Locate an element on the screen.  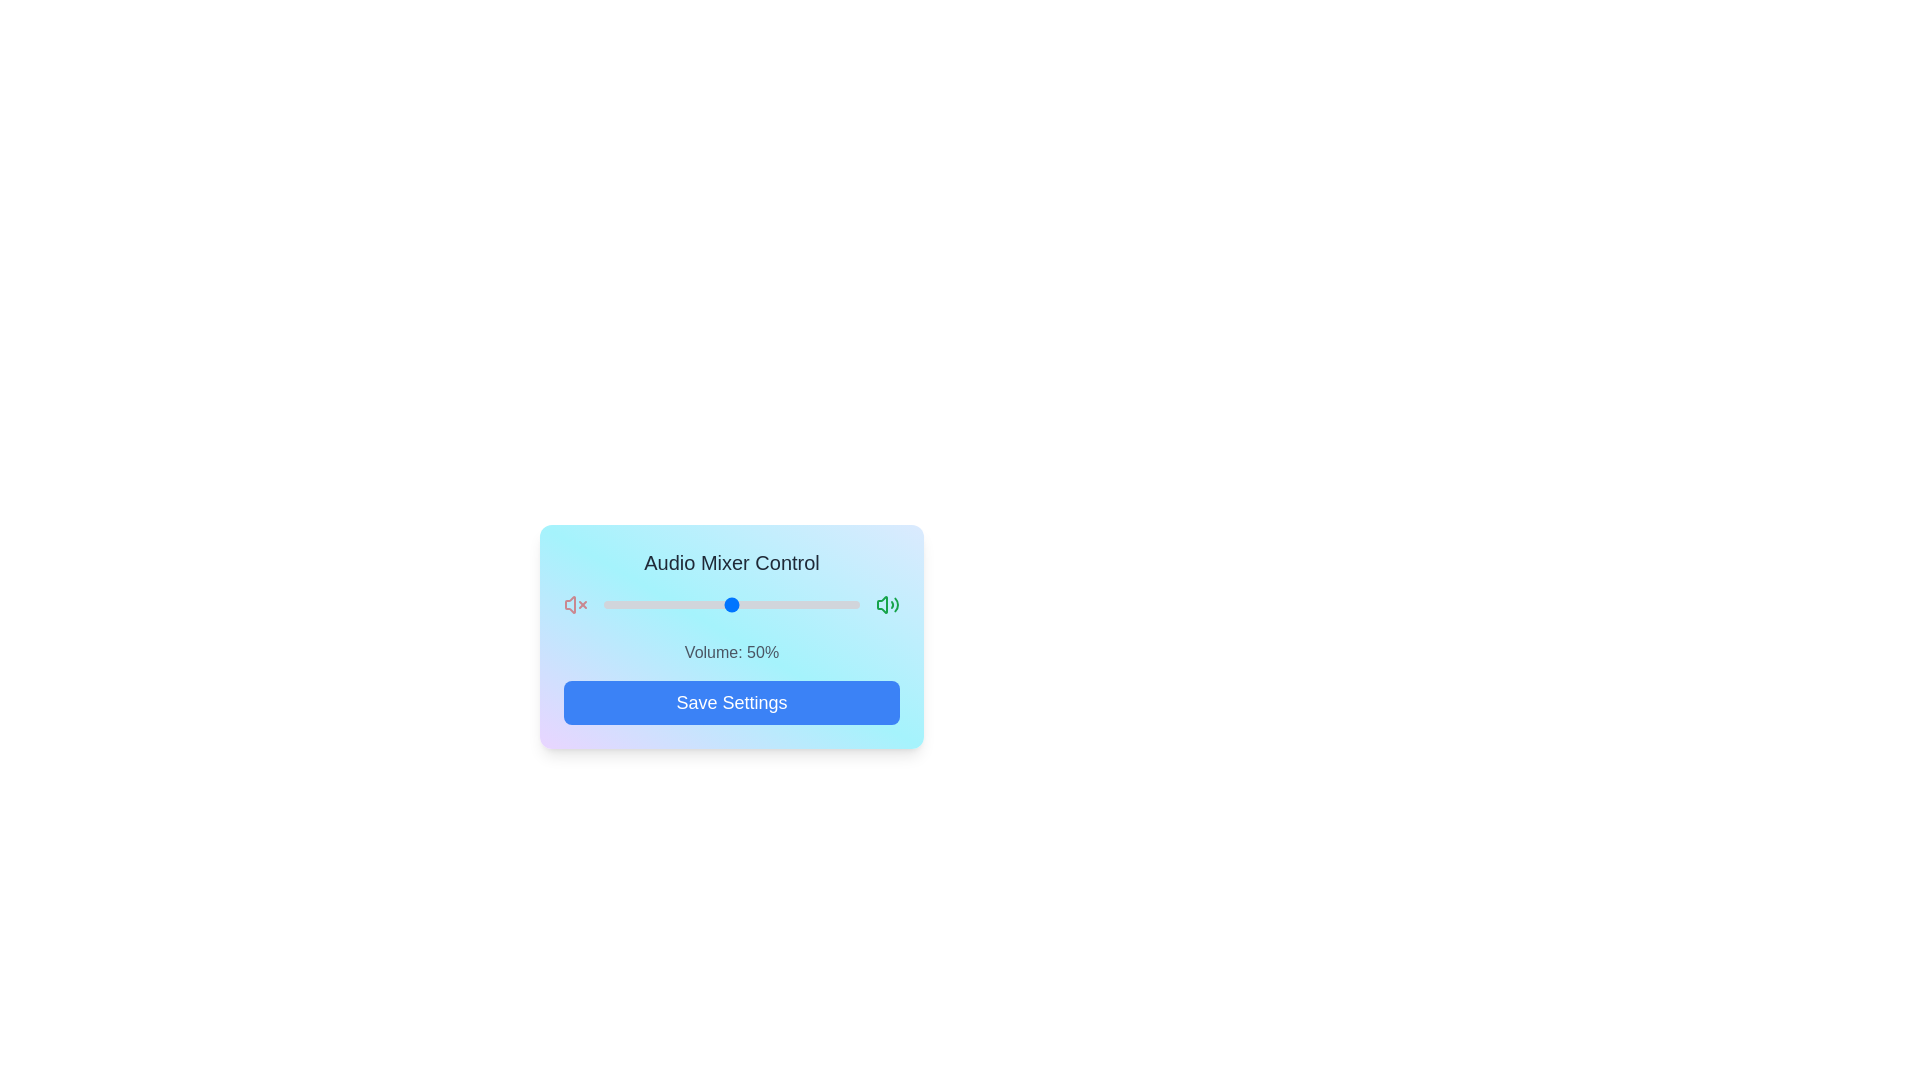
the volume slider to set the volume to 2% is located at coordinates (608, 604).